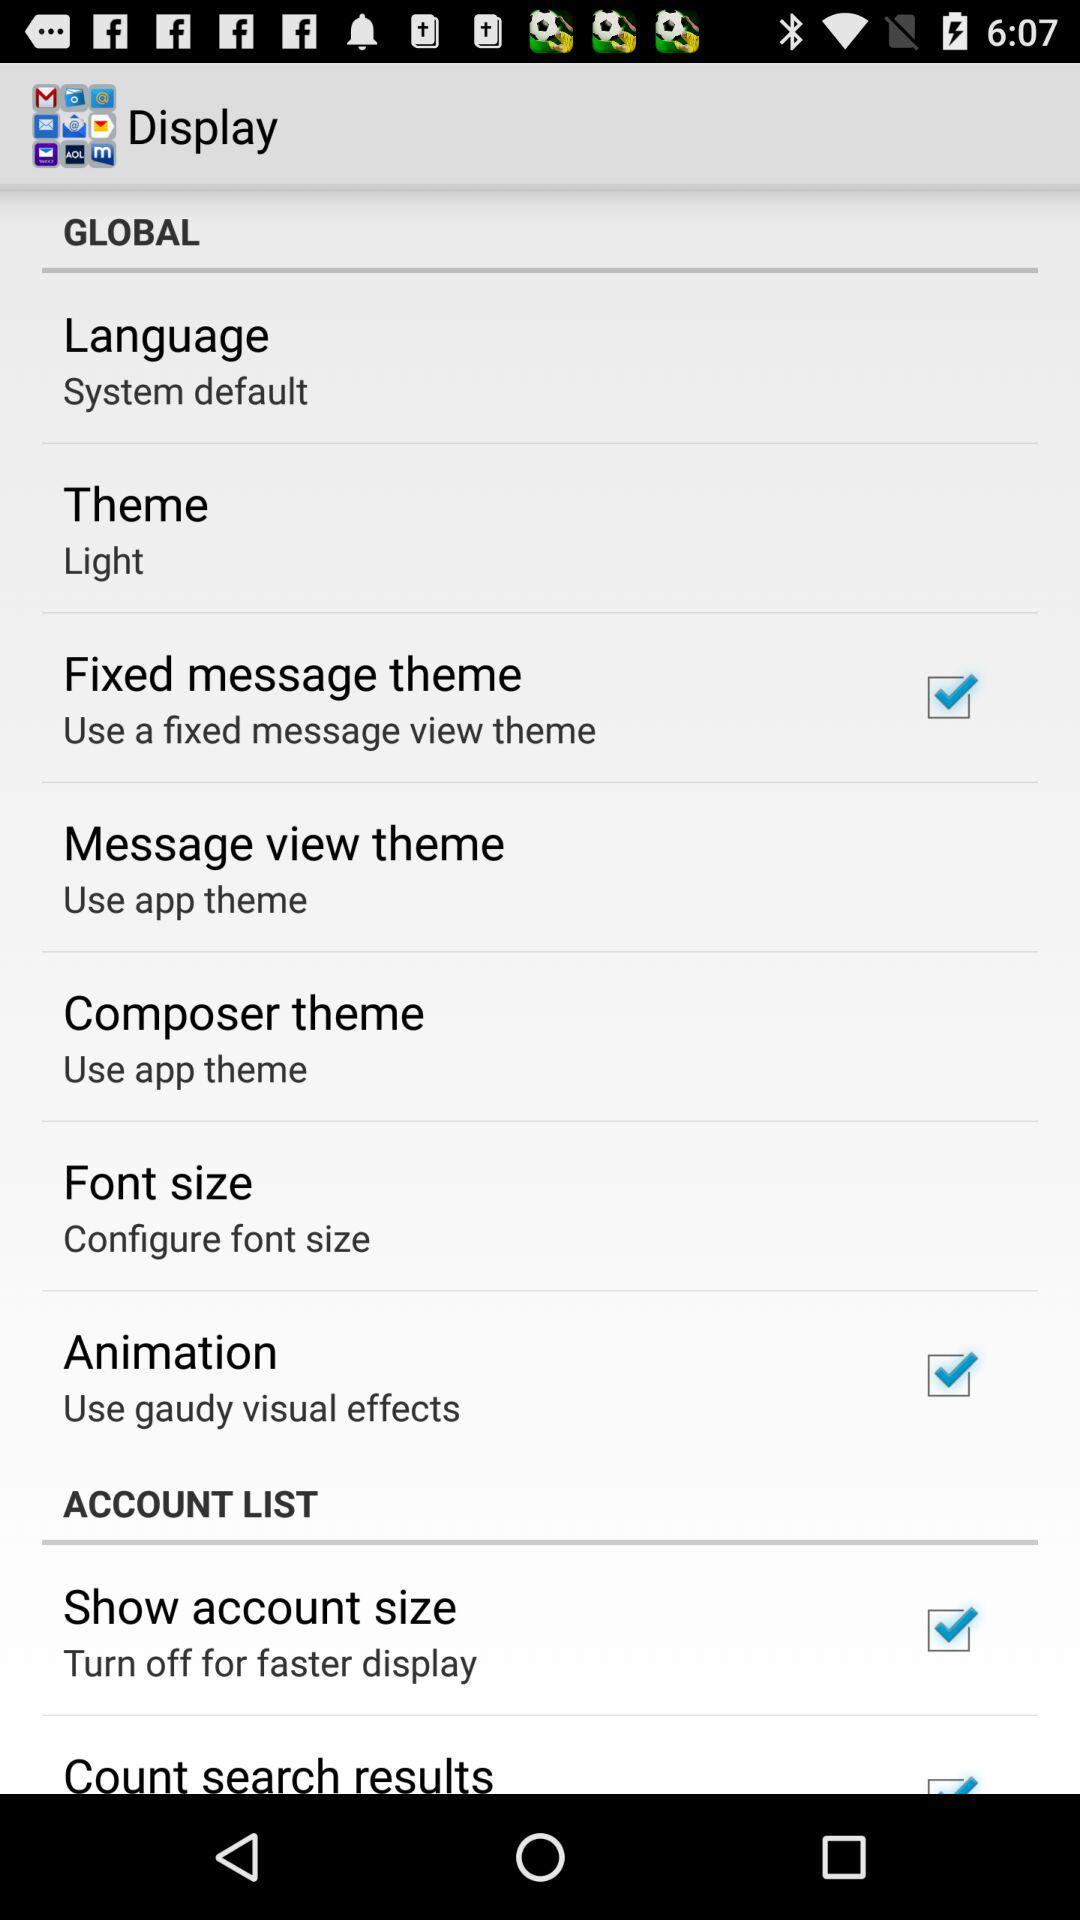 Image resolution: width=1080 pixels, height=1920 pixels. I want to click on icon above use gaudy visual icon, so click(169, 1350).